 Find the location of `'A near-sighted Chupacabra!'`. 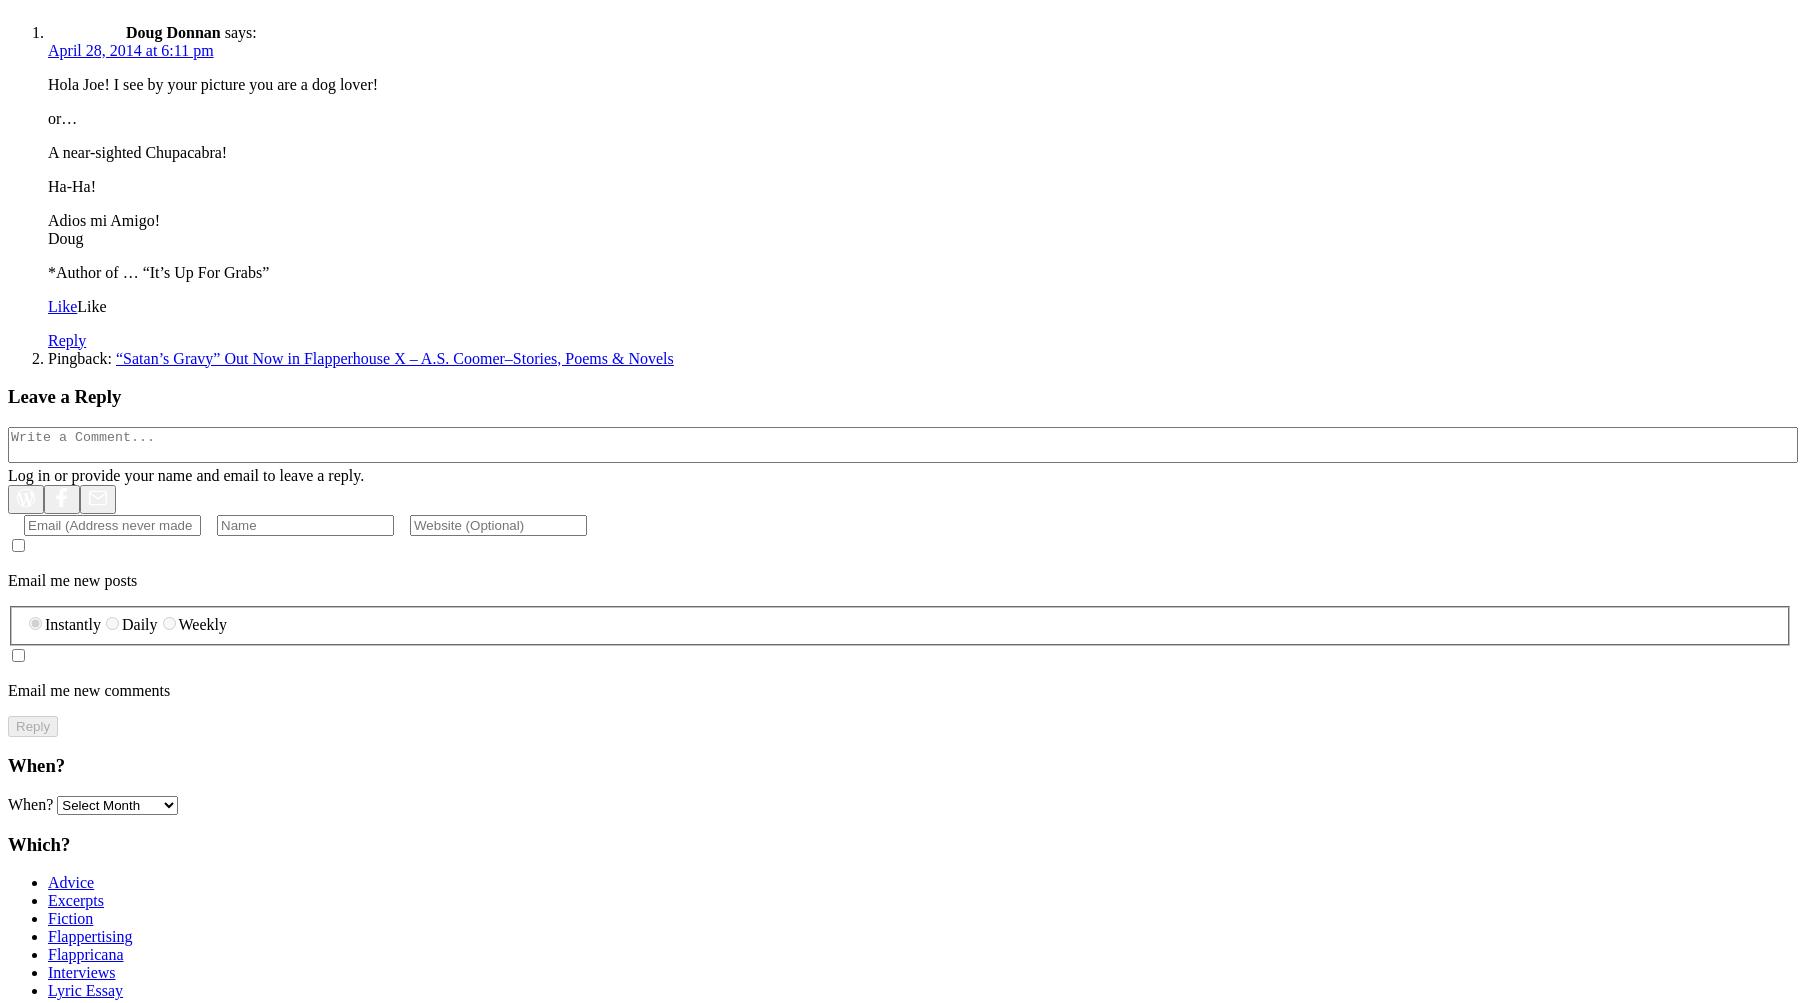

'A near-sighted Chupacabra!' is located at coordinates (137, 150).